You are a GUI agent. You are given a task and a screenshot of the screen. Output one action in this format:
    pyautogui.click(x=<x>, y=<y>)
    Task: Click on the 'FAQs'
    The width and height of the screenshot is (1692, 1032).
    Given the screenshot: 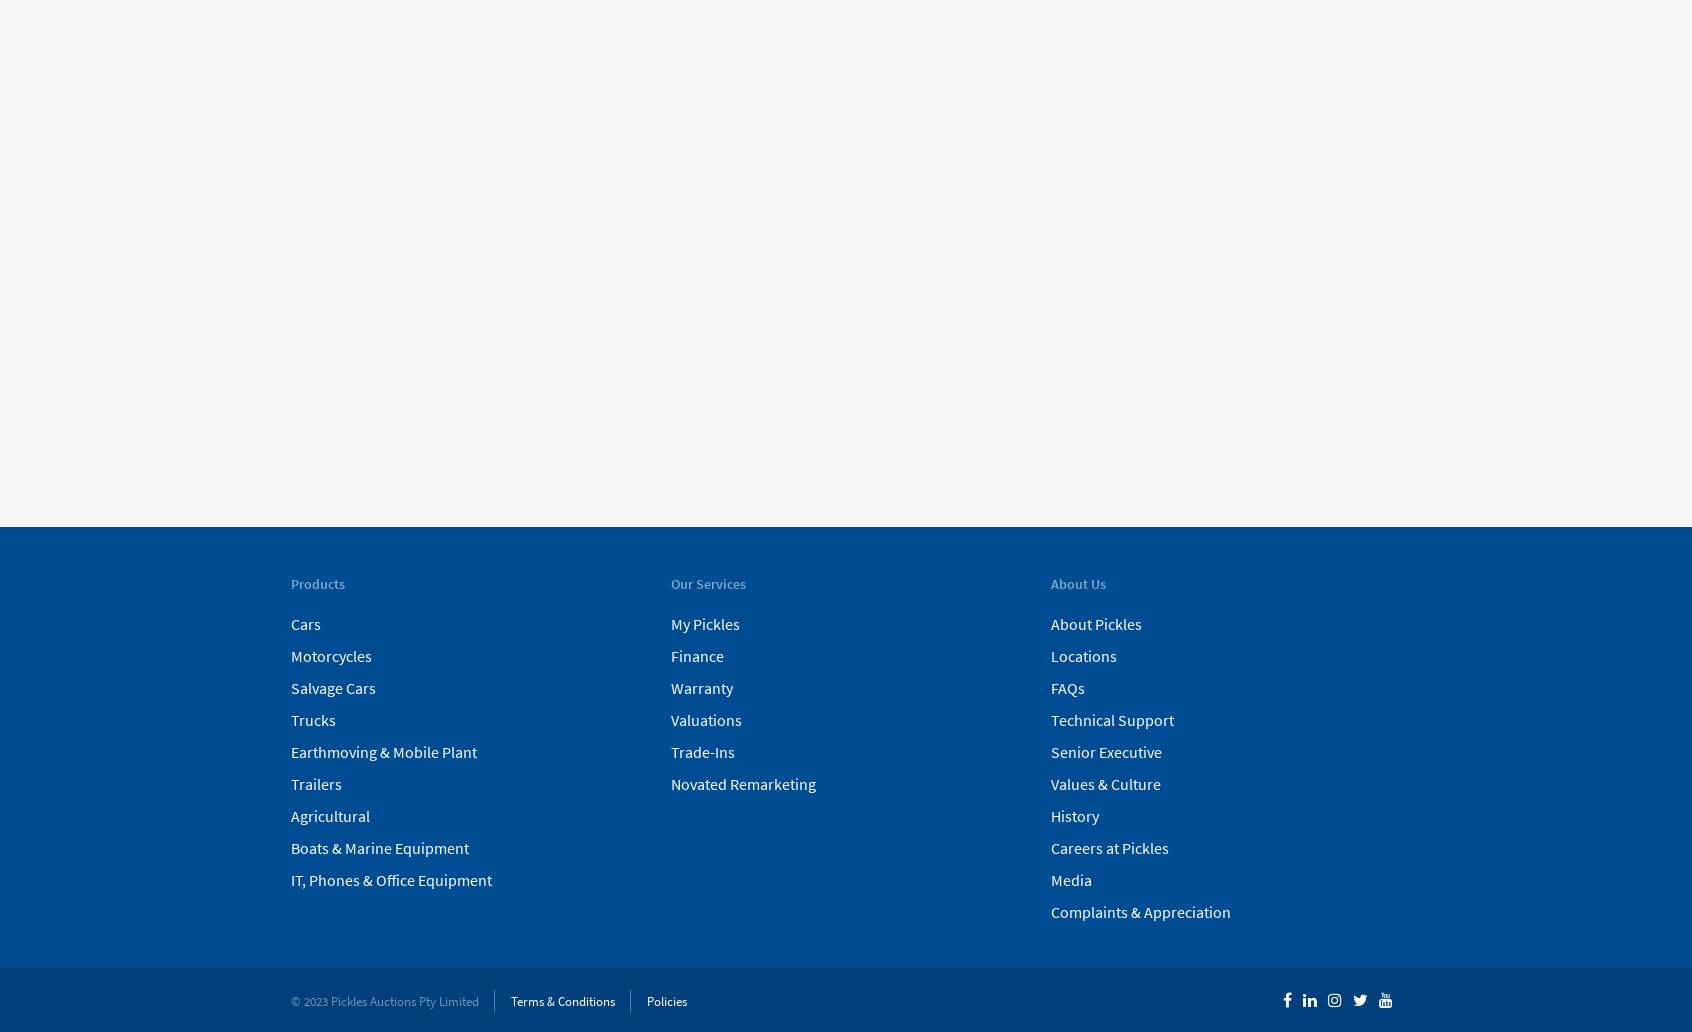 What is the action you would take?
    pyautogui.click(x=1066, y=686)
    